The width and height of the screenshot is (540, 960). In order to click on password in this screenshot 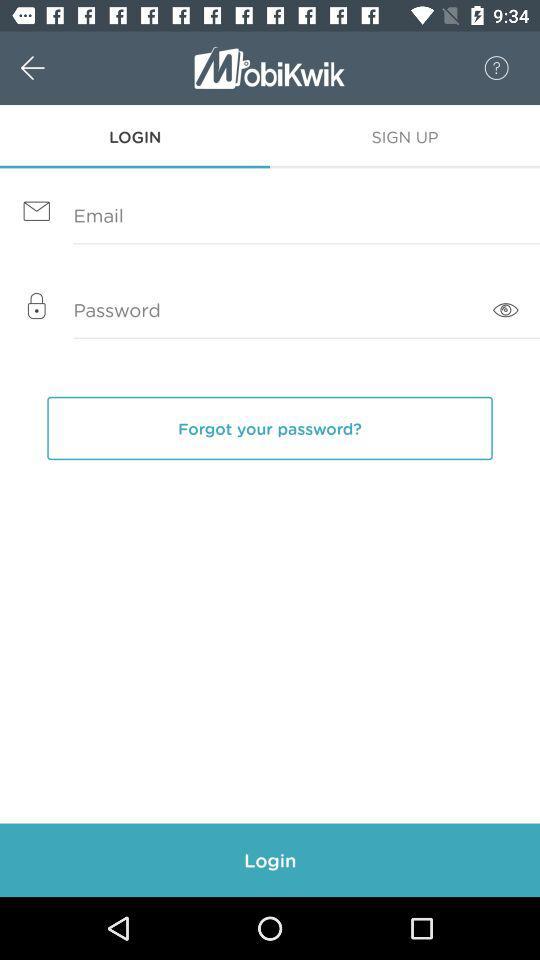, I will do `click(270, 311)`.